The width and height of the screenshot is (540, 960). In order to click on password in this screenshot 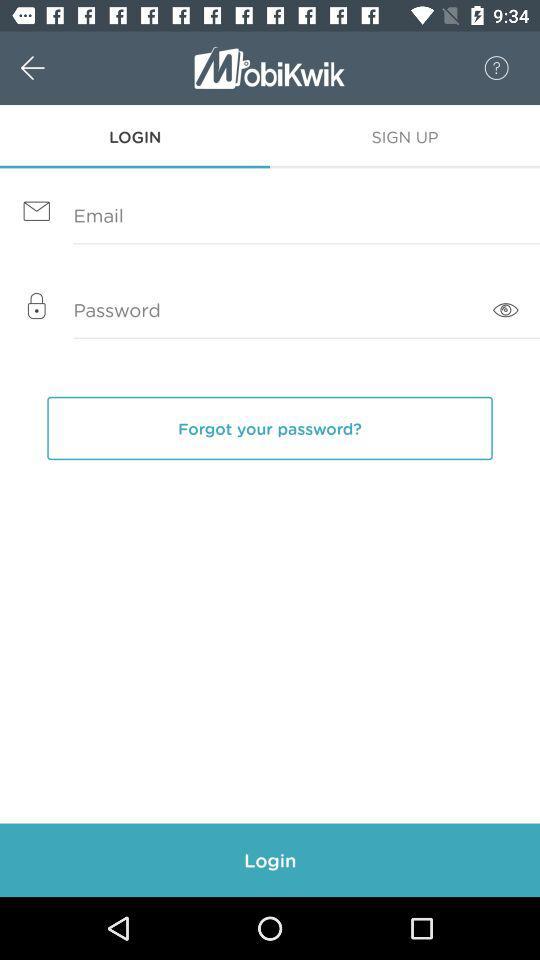, I will do `click(270, 311)`.